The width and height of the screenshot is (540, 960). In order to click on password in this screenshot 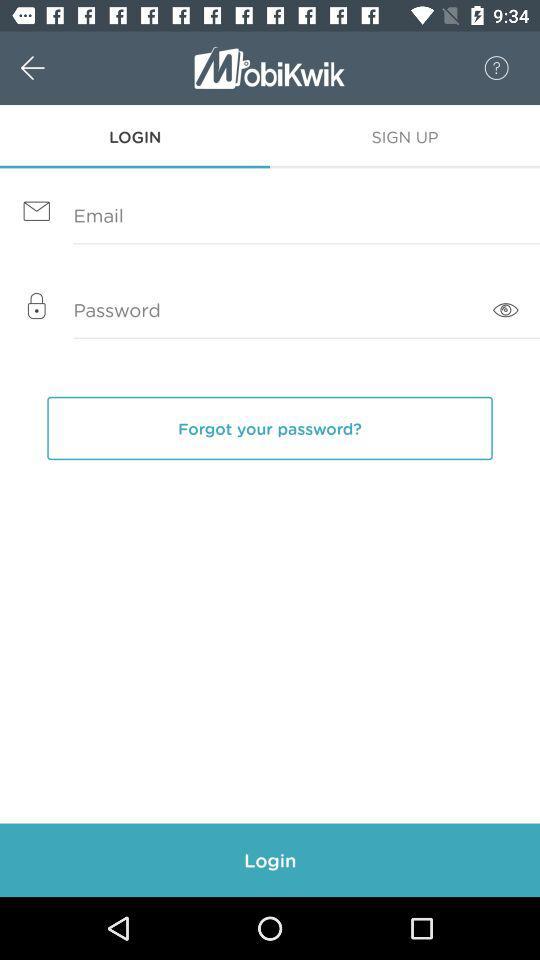, I will do `click(270, 311)`.